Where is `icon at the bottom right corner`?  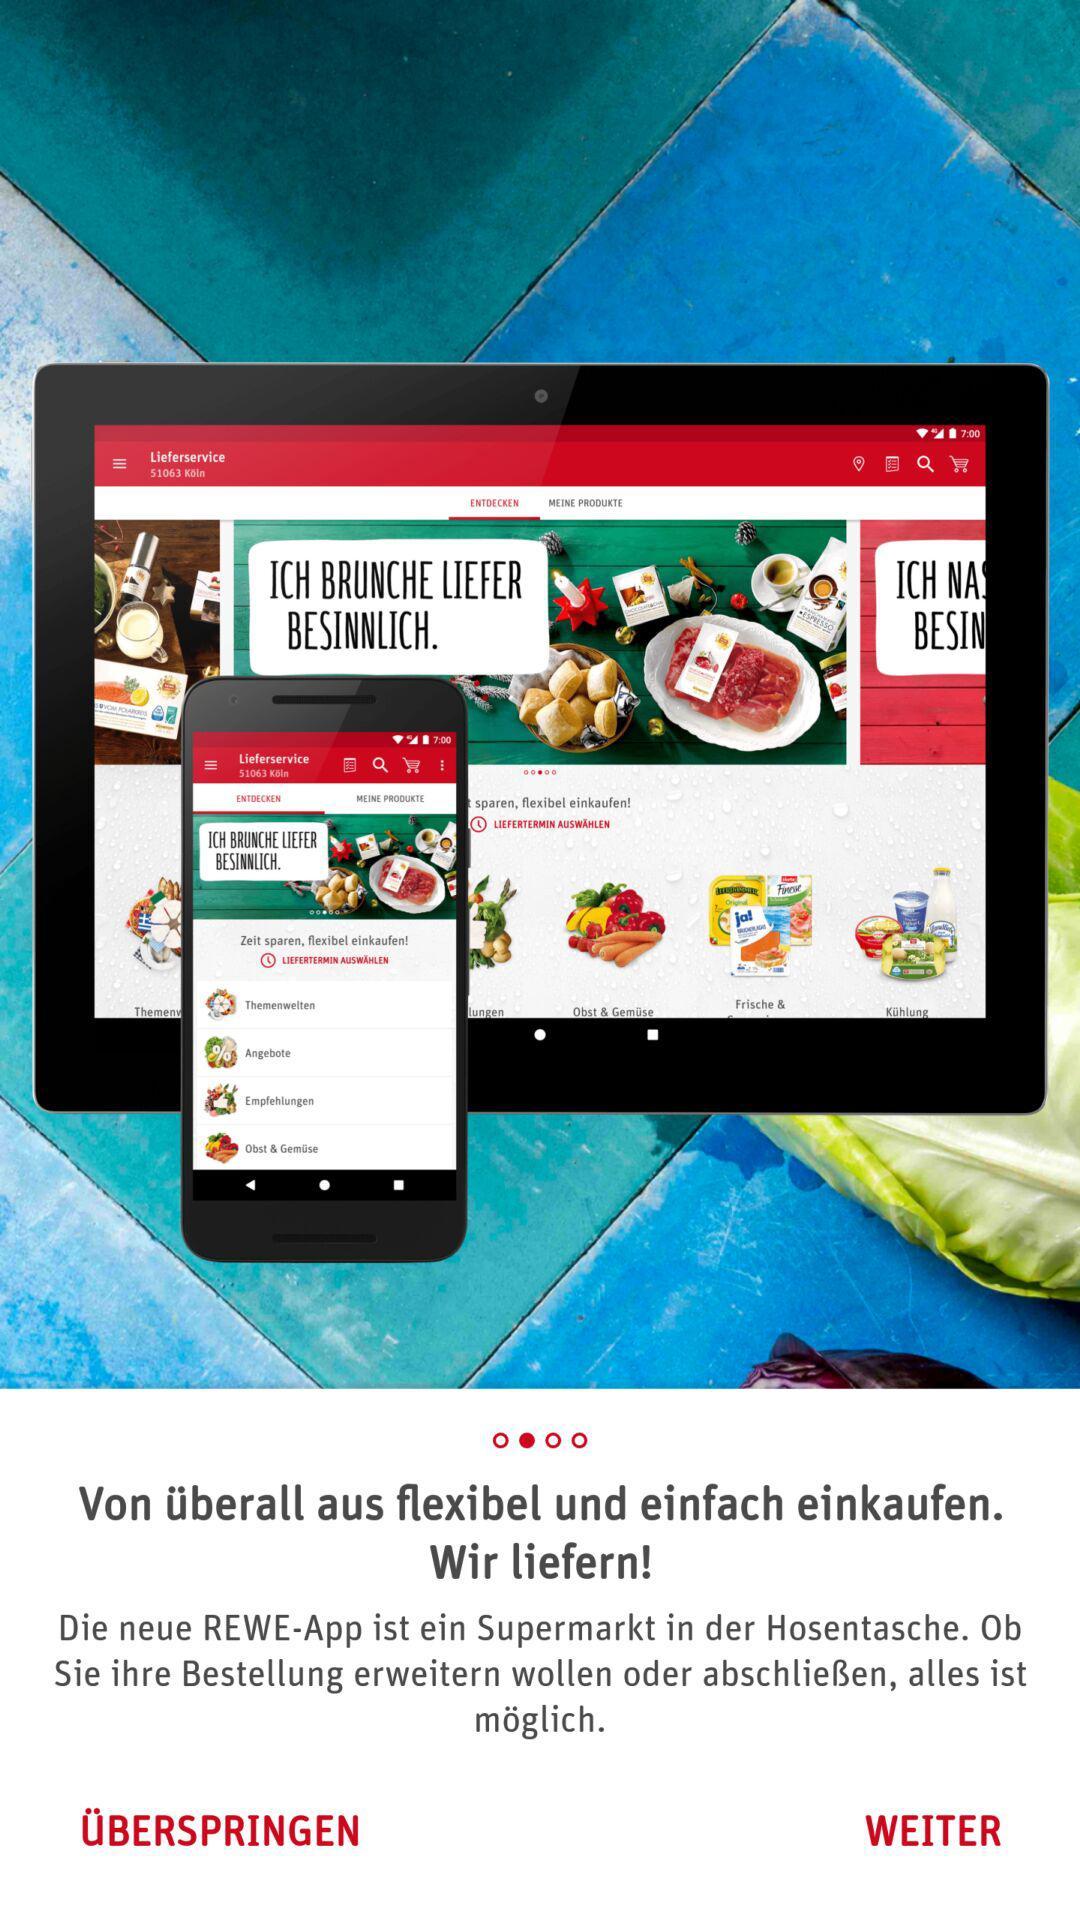
icon at the bottom right corner is located at coordinates (932, 1830).